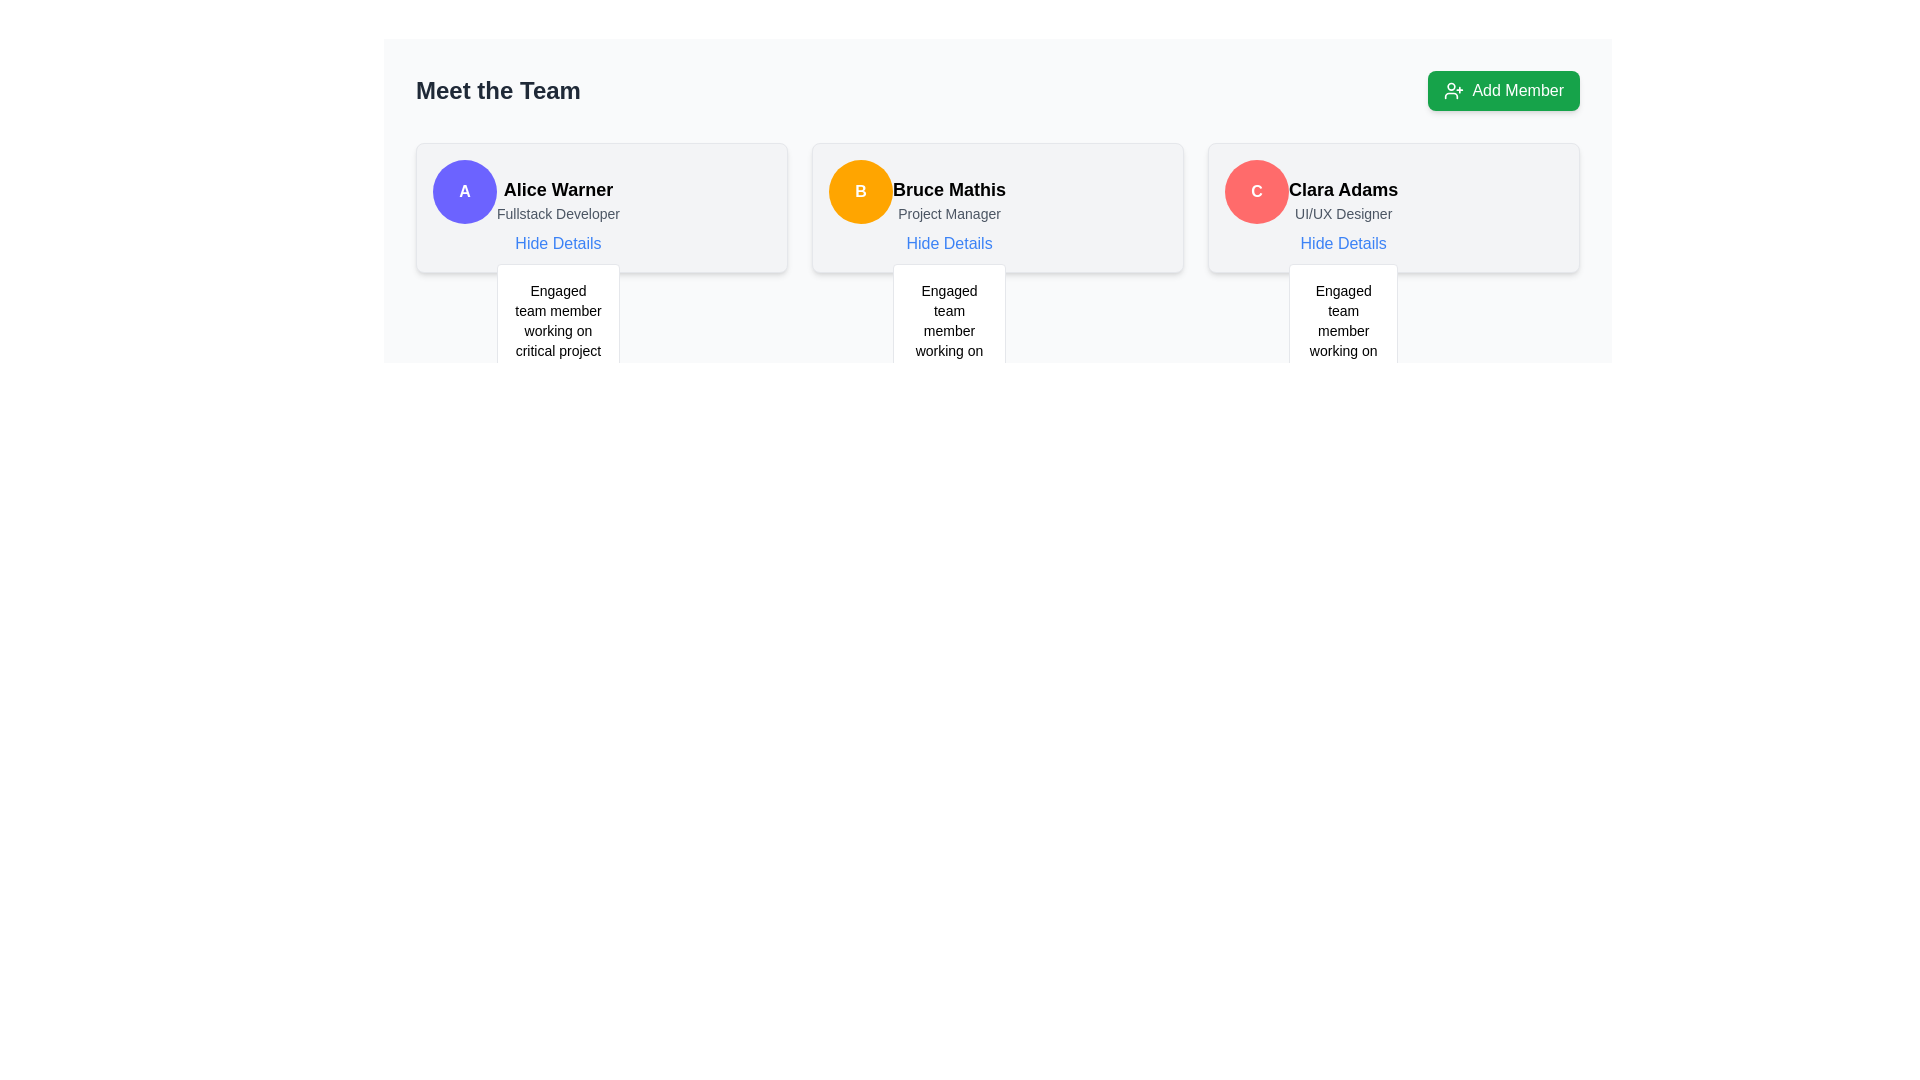 The image size is (1920, 1080). I want to click on the static text label displaying 'Fullstack Developer', which is located below 'Alice Warner' and above 'Hide Details' in the leftmost profile card of the 'Meet the Team' section, so click(558, 213).